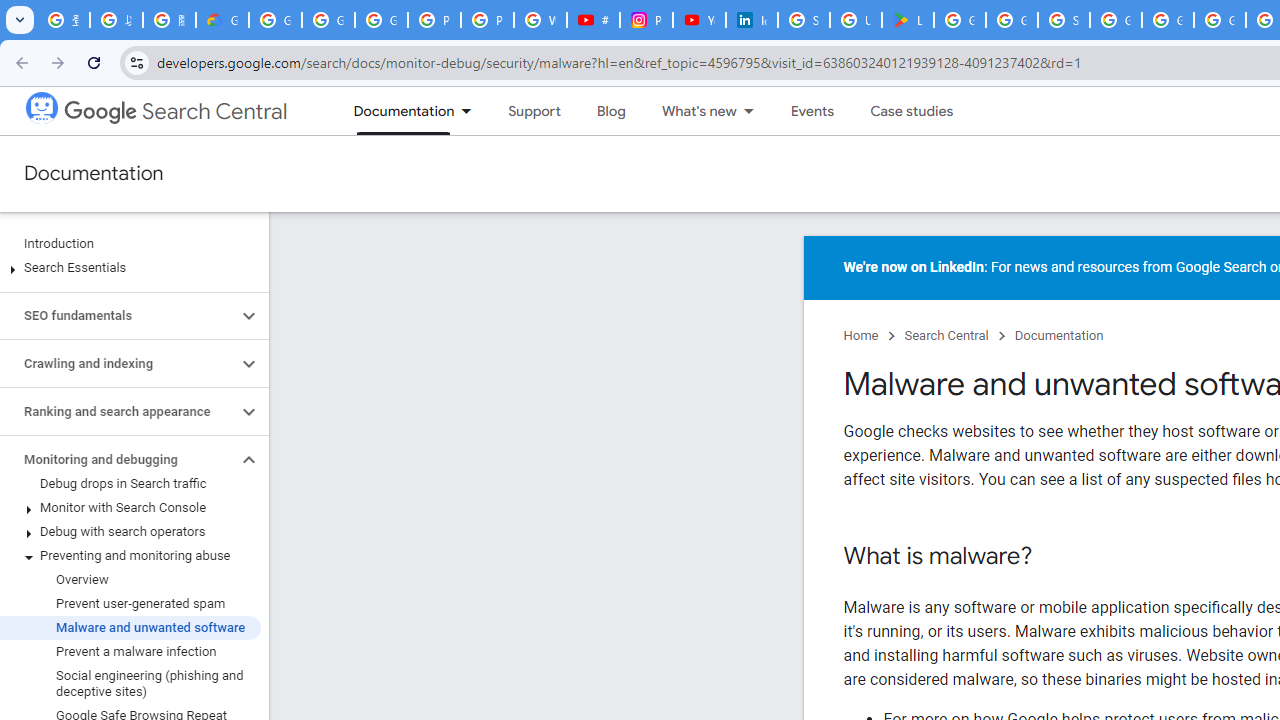 This screenshot has width=1280, height=720. What do you see at coordinates (907, 20) in the screenshot?
I see `'Last Shelter: Survival - Apps on Google Play'` at bounding box center [907, 20].